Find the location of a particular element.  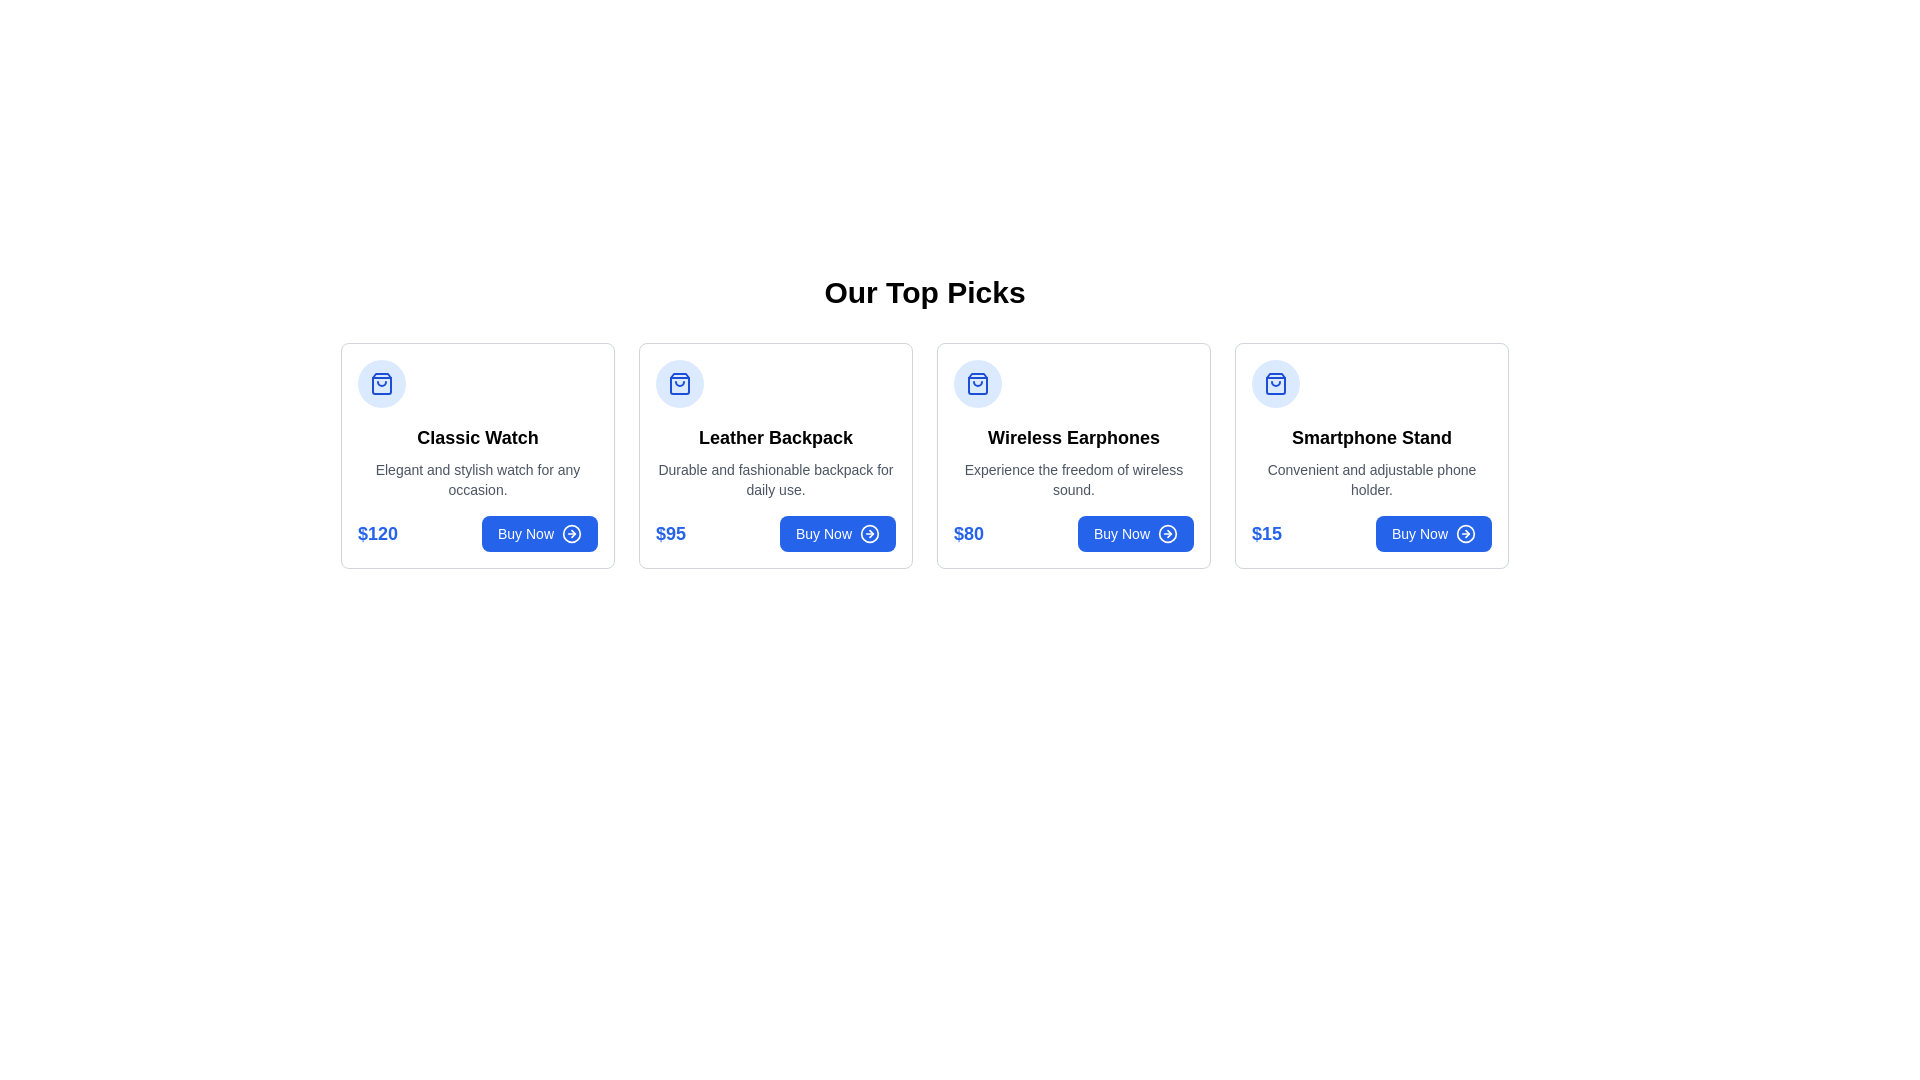

the right-pointing arrow icon within the circular border on the 'Buy Now' button of the 'Leather Backpack' card, which is the second card in the layout is located at coordinates (869, 532).